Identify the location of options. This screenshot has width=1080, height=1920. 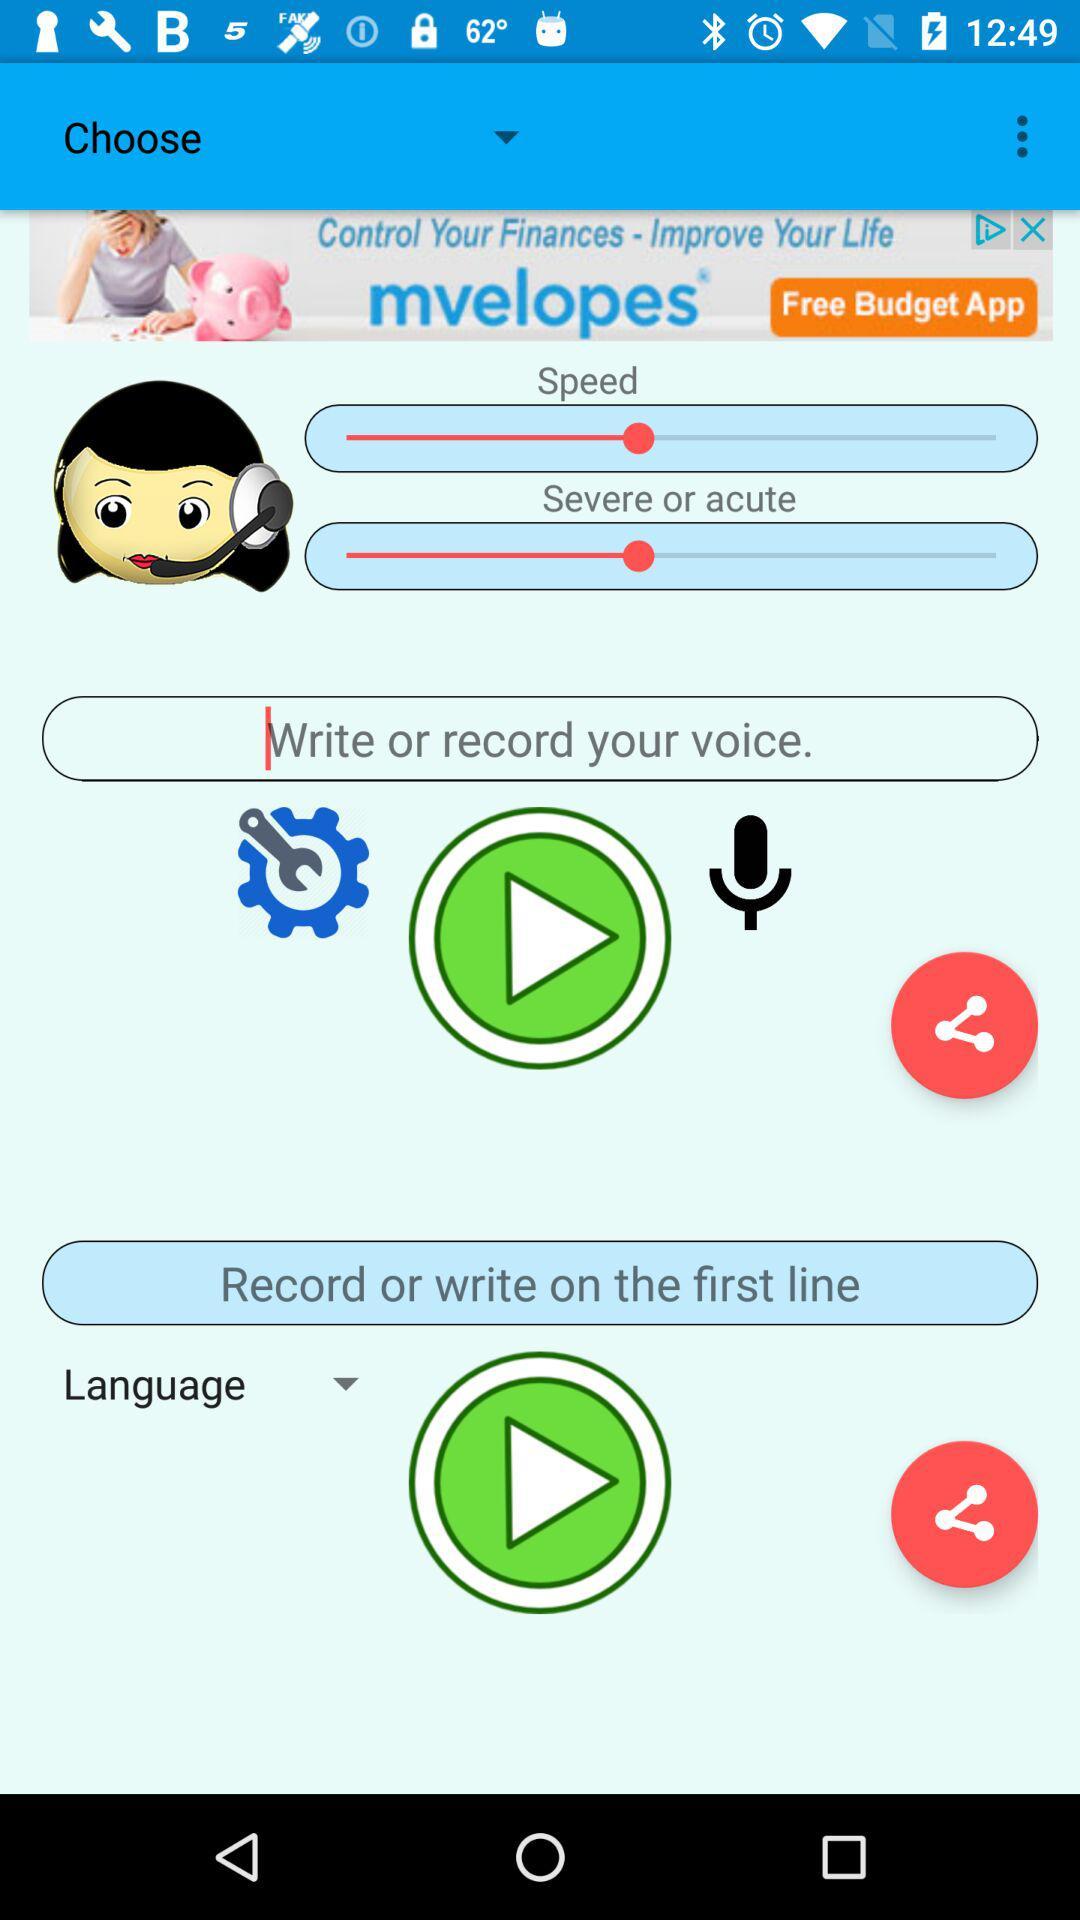
(303, 872).